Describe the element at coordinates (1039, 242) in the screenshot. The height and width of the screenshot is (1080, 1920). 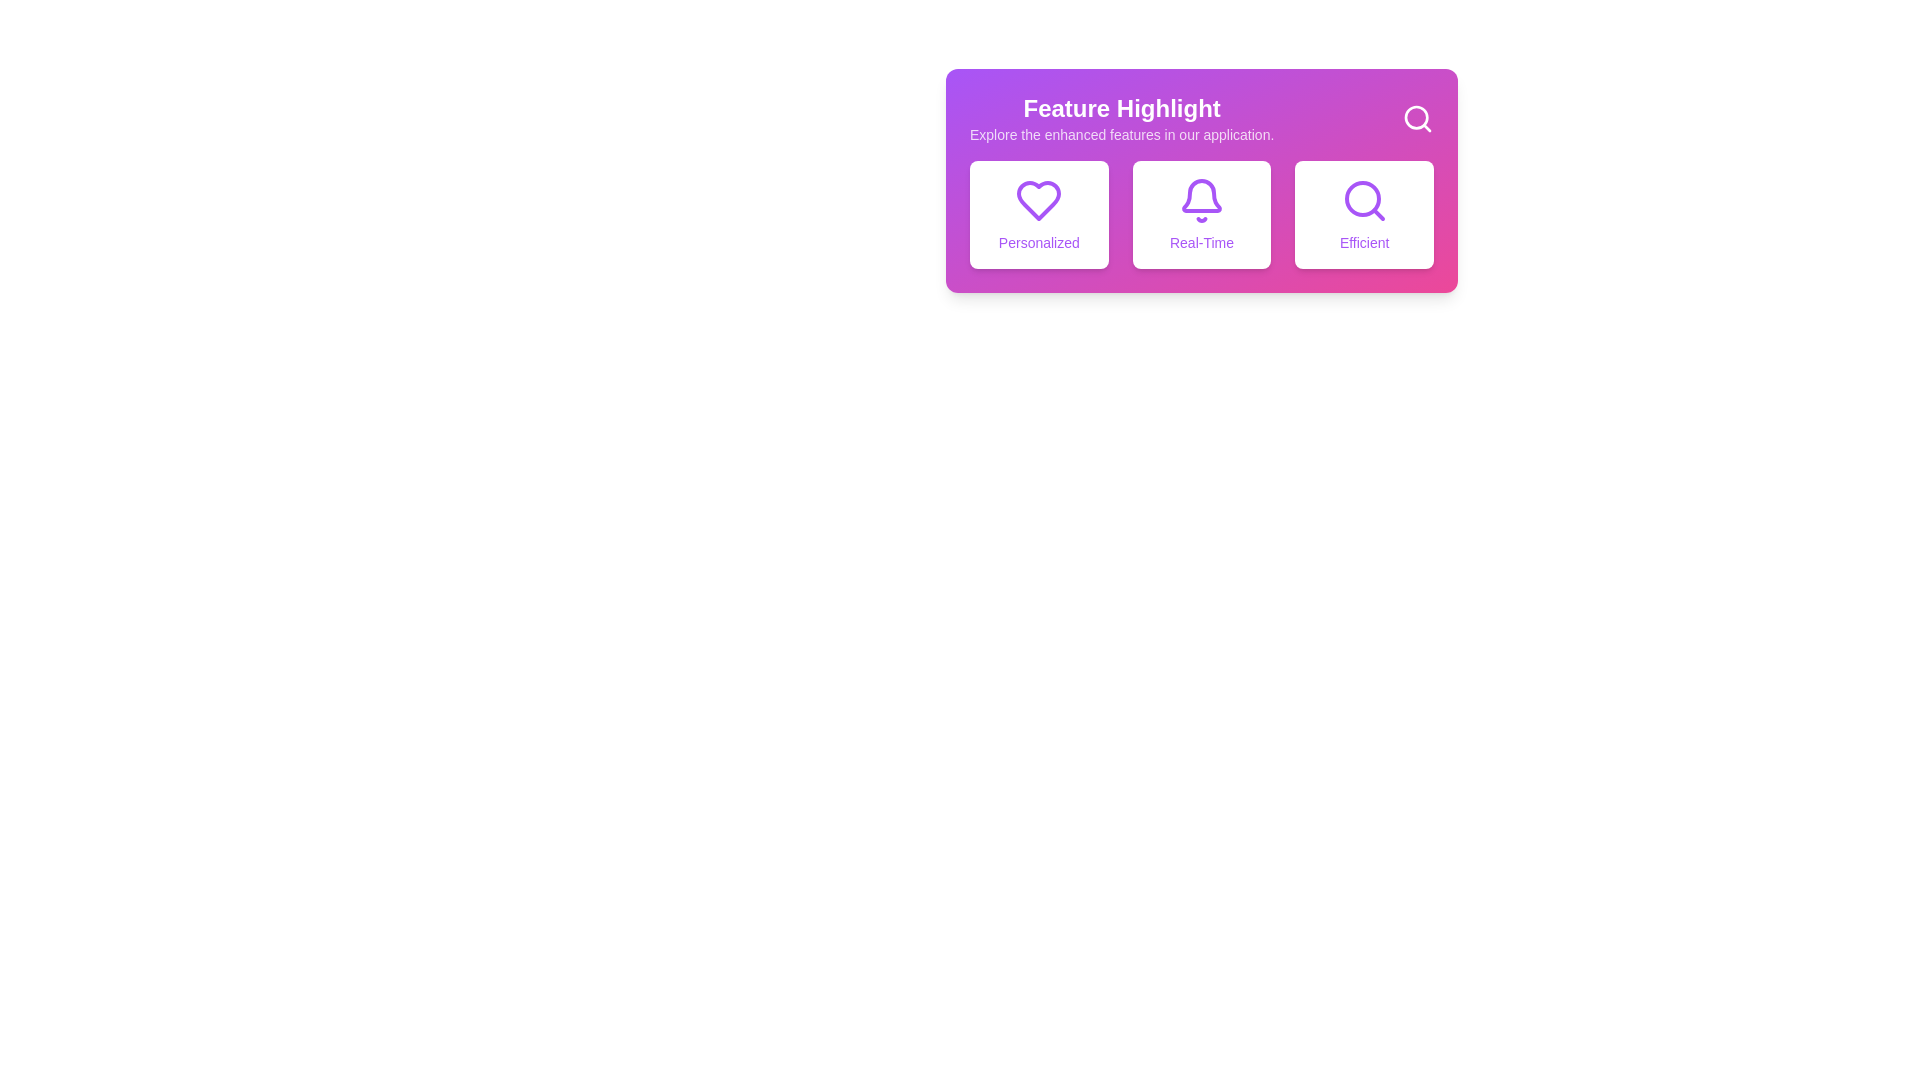
I see `text label displaying 'Personalized' located beneath the heart icon in the UI layout` at that location.